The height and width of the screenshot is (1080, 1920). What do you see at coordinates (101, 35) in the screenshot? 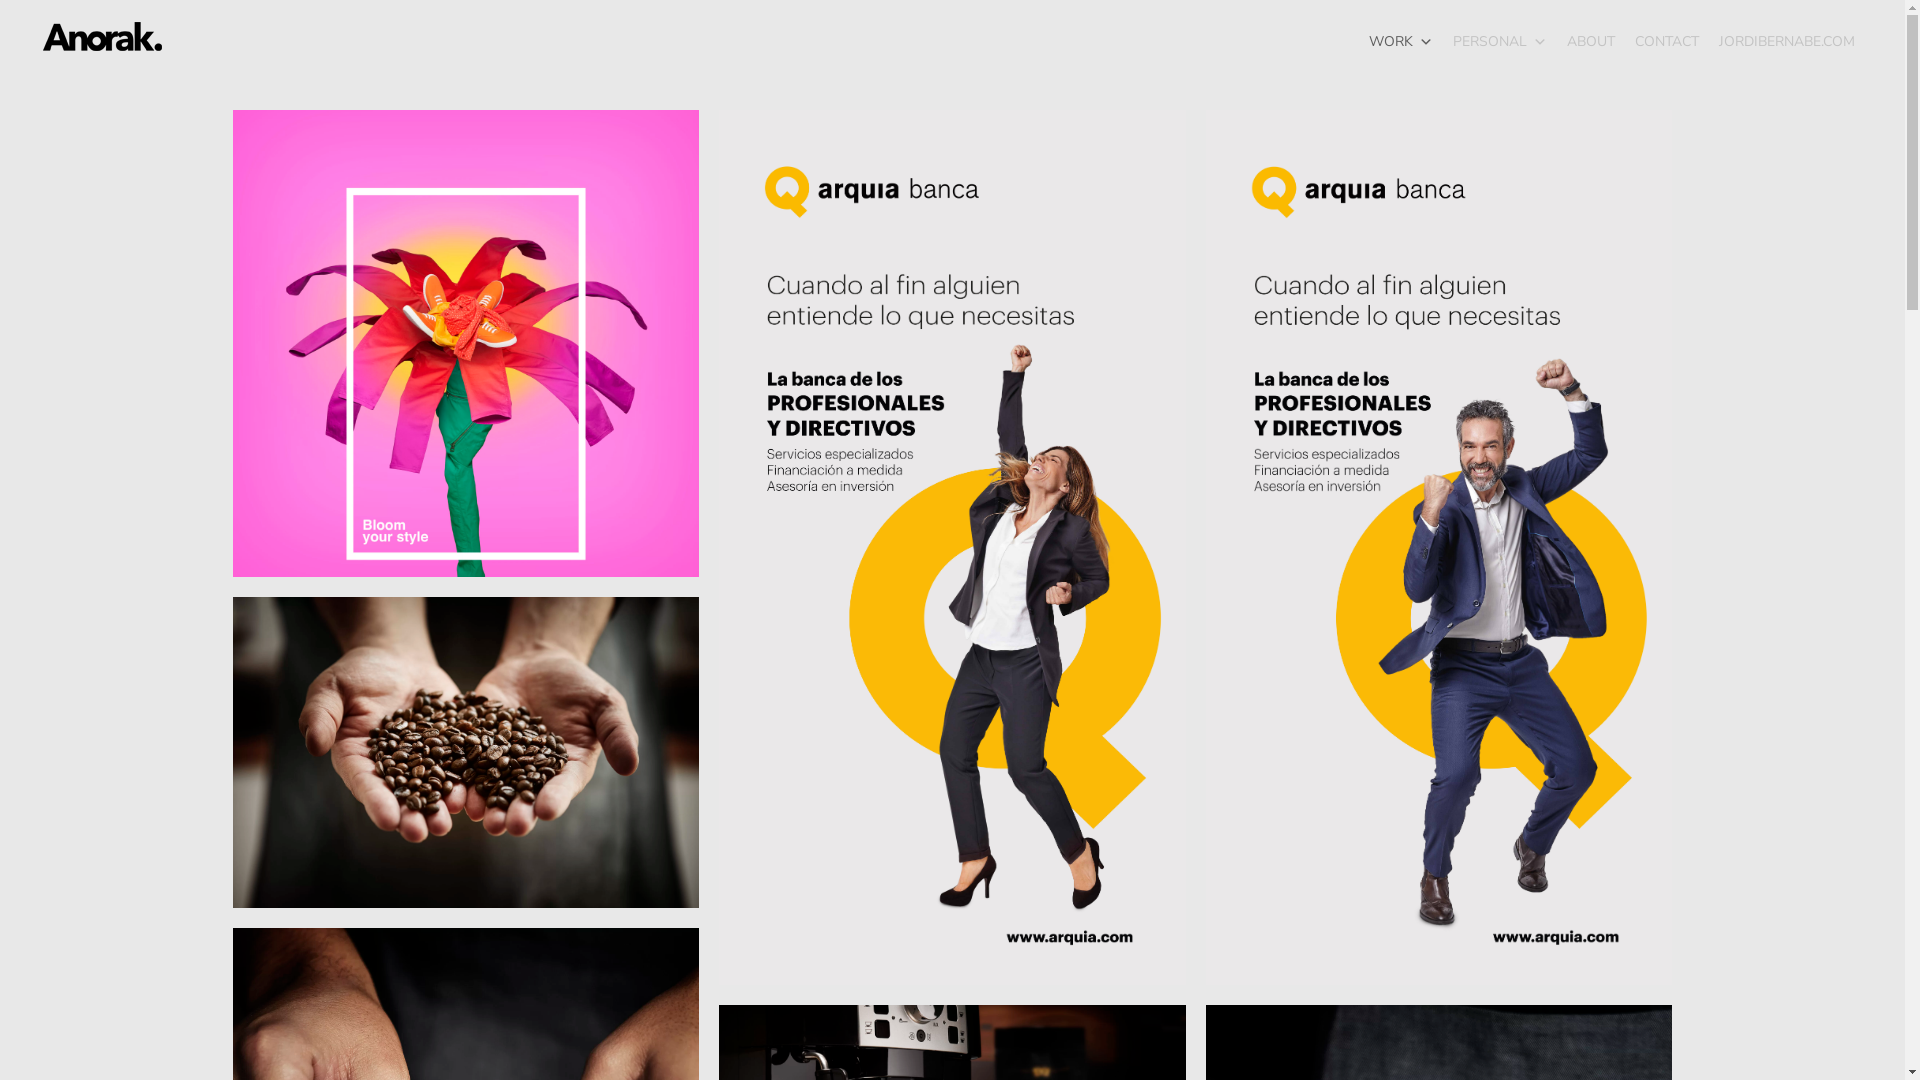
I see `'Anorak'` at bounding box center [101, 35].